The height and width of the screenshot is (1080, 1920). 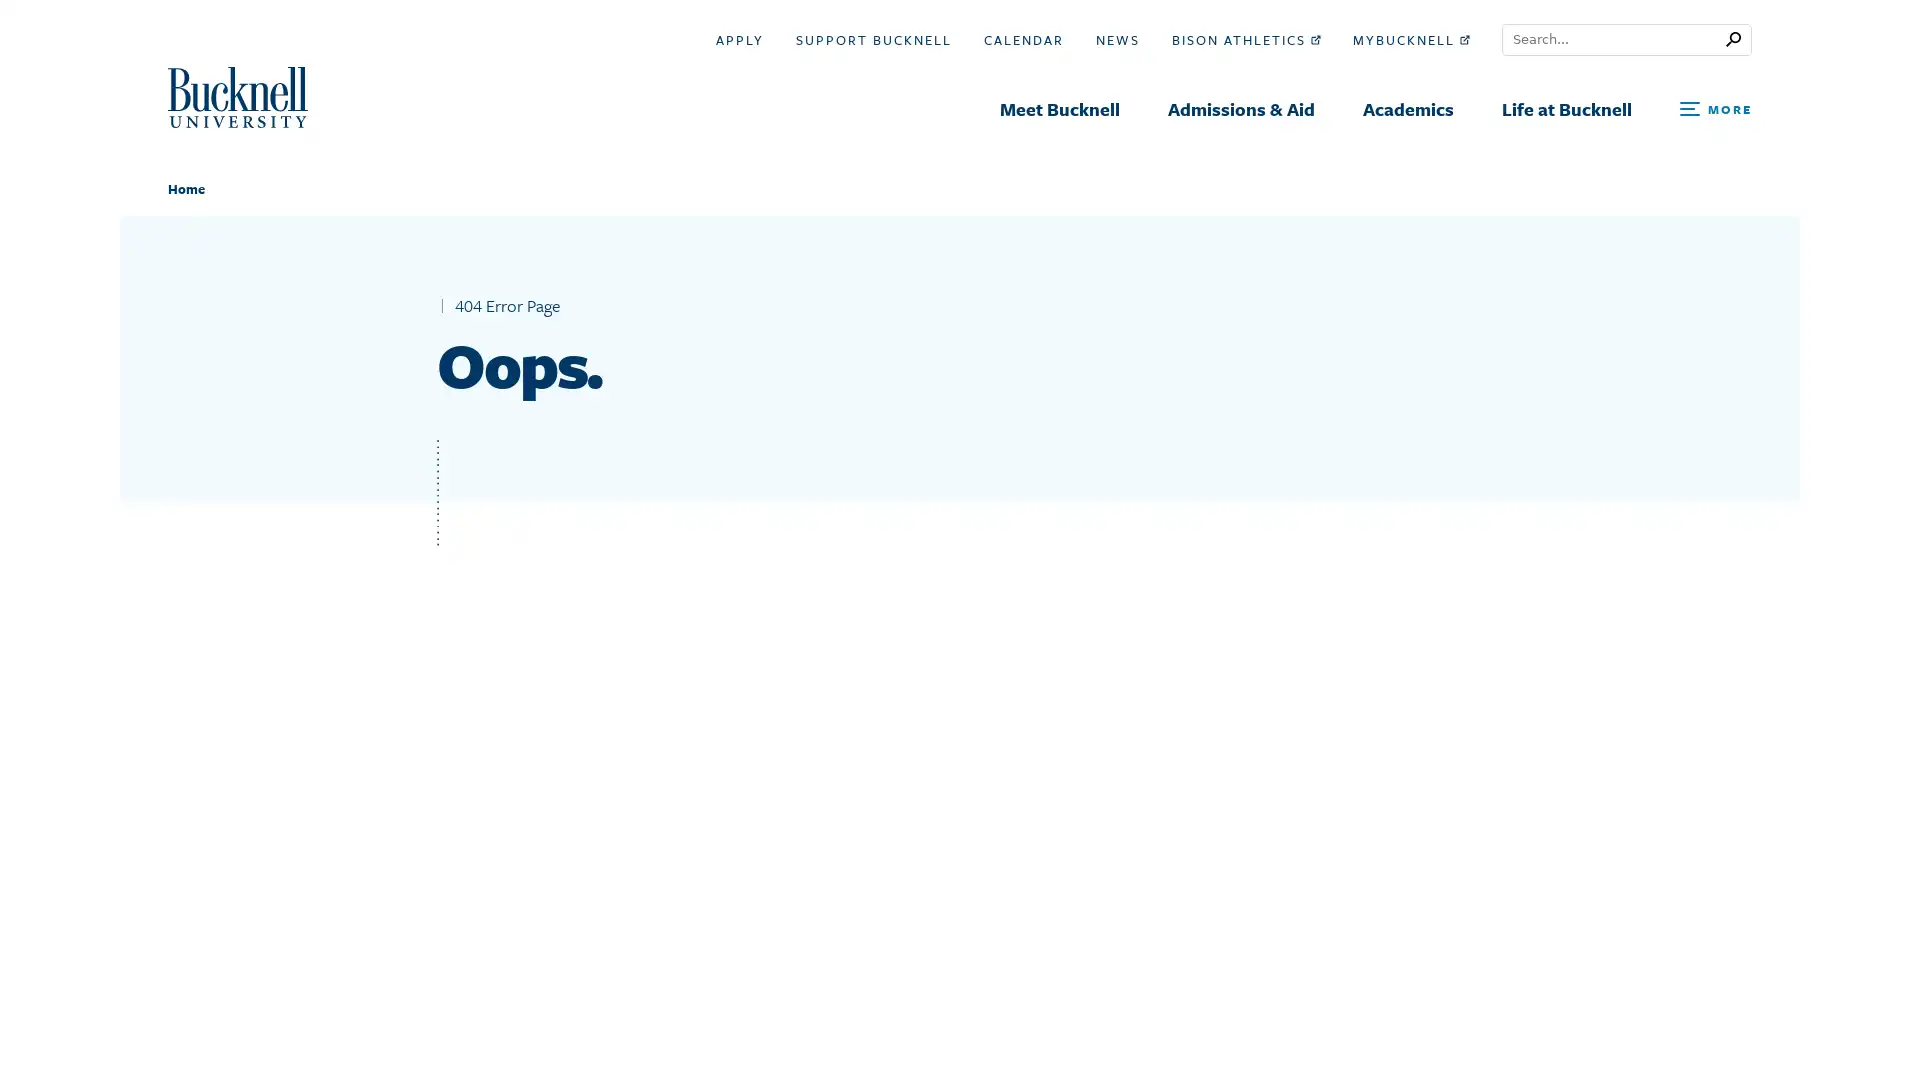 What do you see at coordinates (1737, 39) in the screenshot?
I see `Submit` at bounding box center [1737, 39].